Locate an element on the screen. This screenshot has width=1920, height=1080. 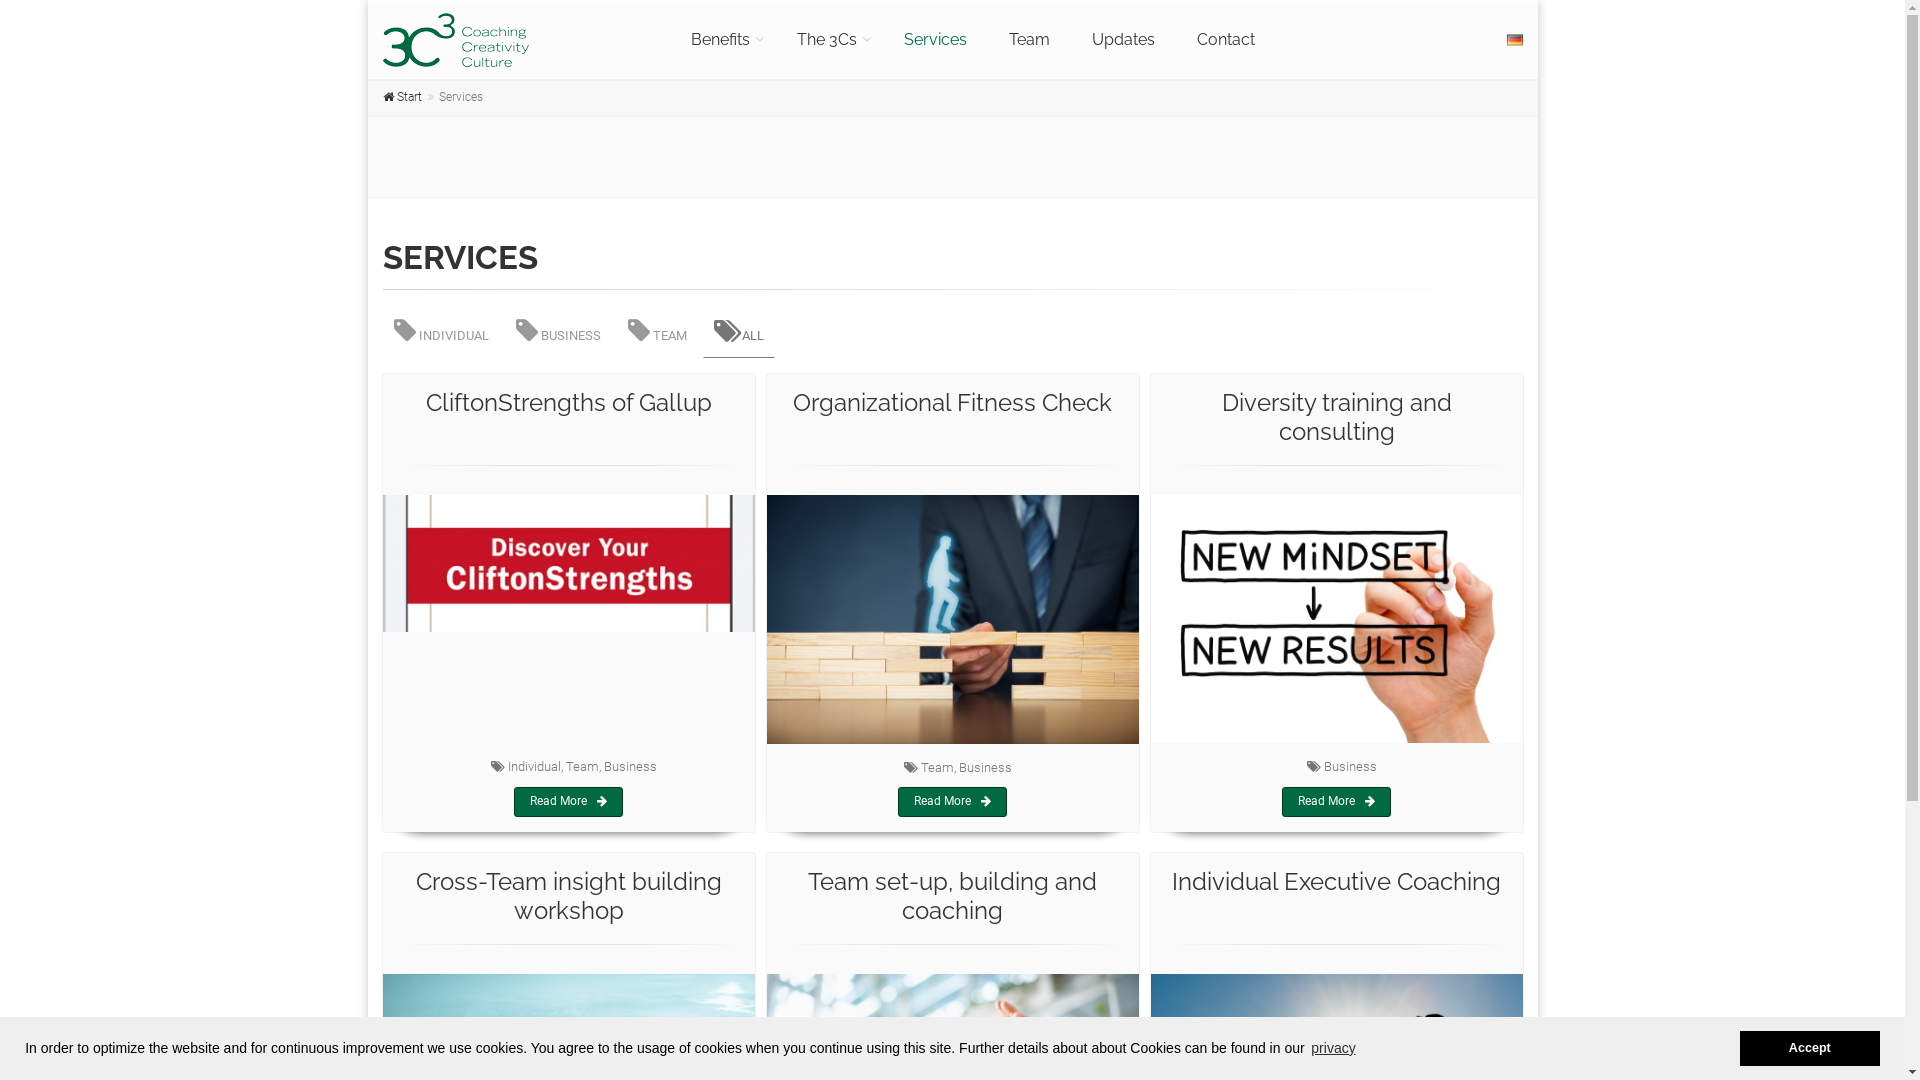
'Start' is located at coordinates (400, 96).